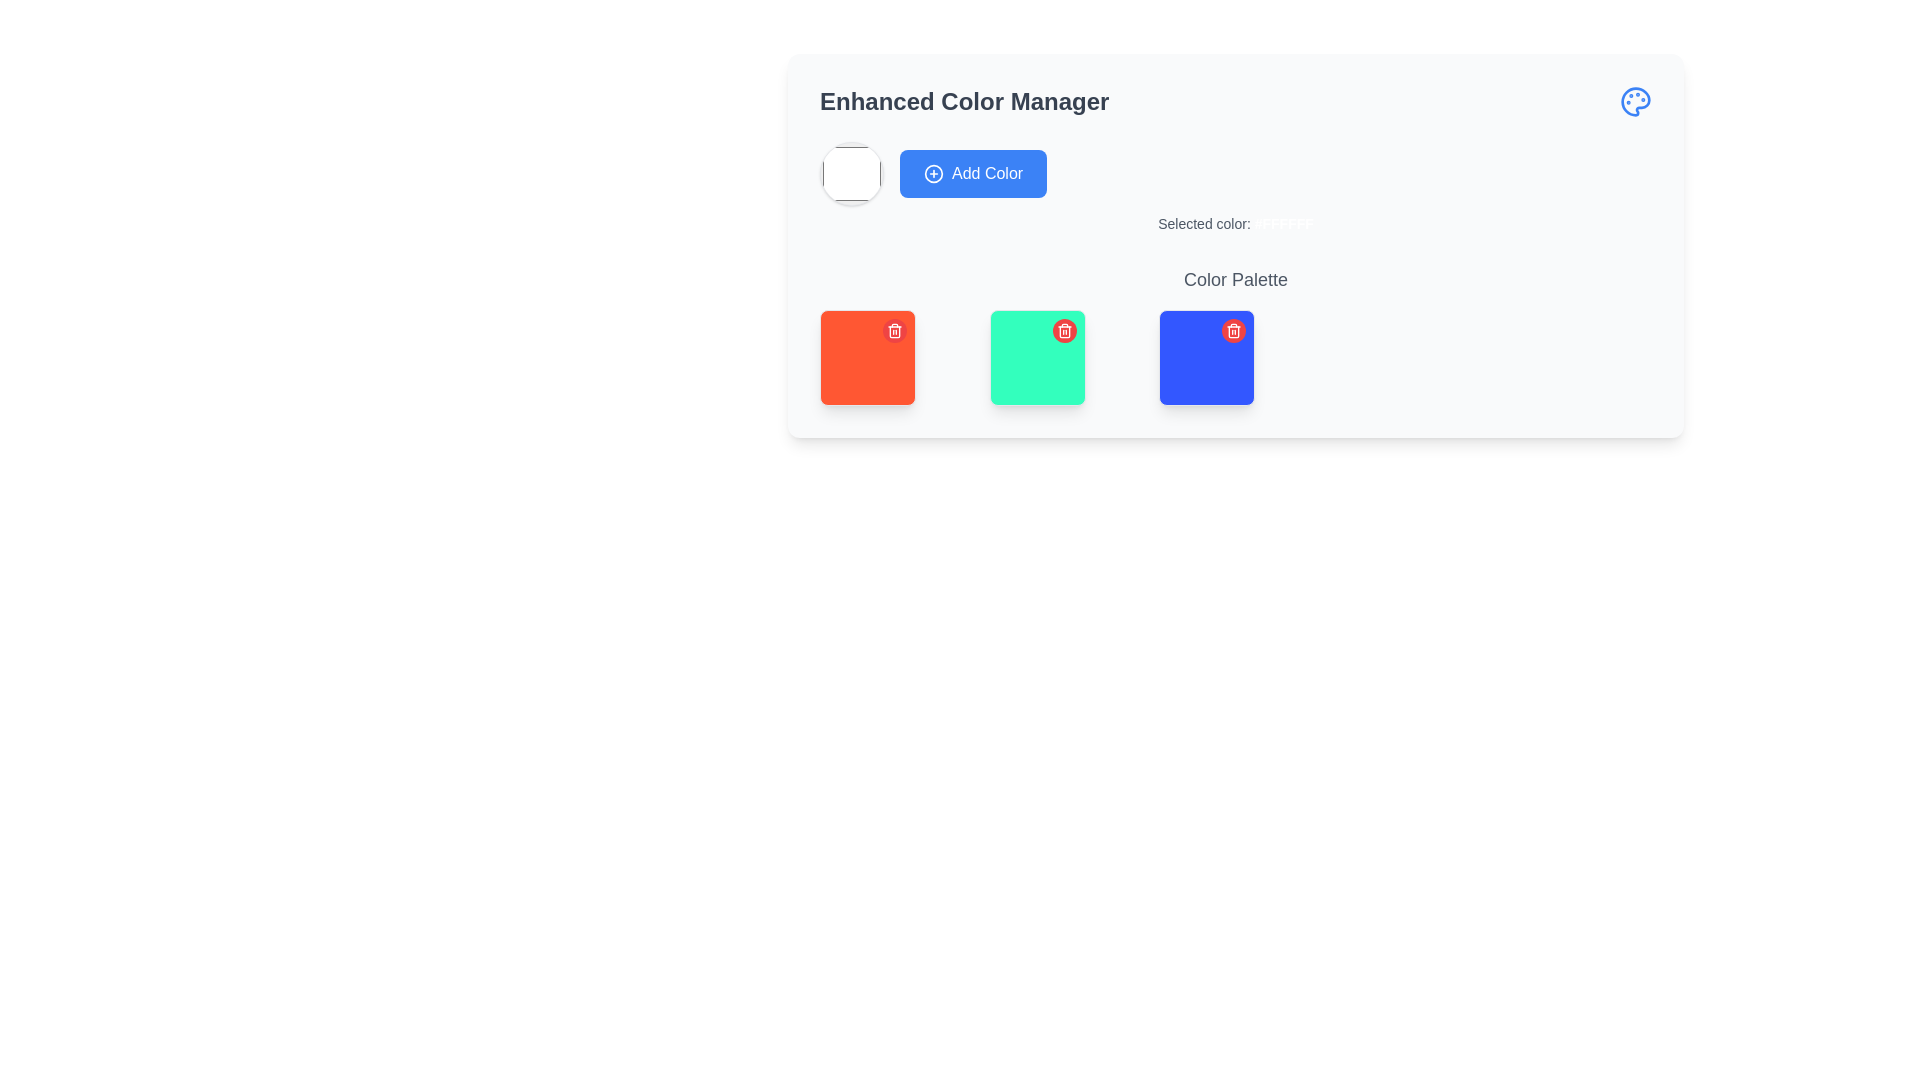  I want to click on text label displaying 'Color Palette' located at the center-top area above the grid of color blocks, so click(1235, 280).